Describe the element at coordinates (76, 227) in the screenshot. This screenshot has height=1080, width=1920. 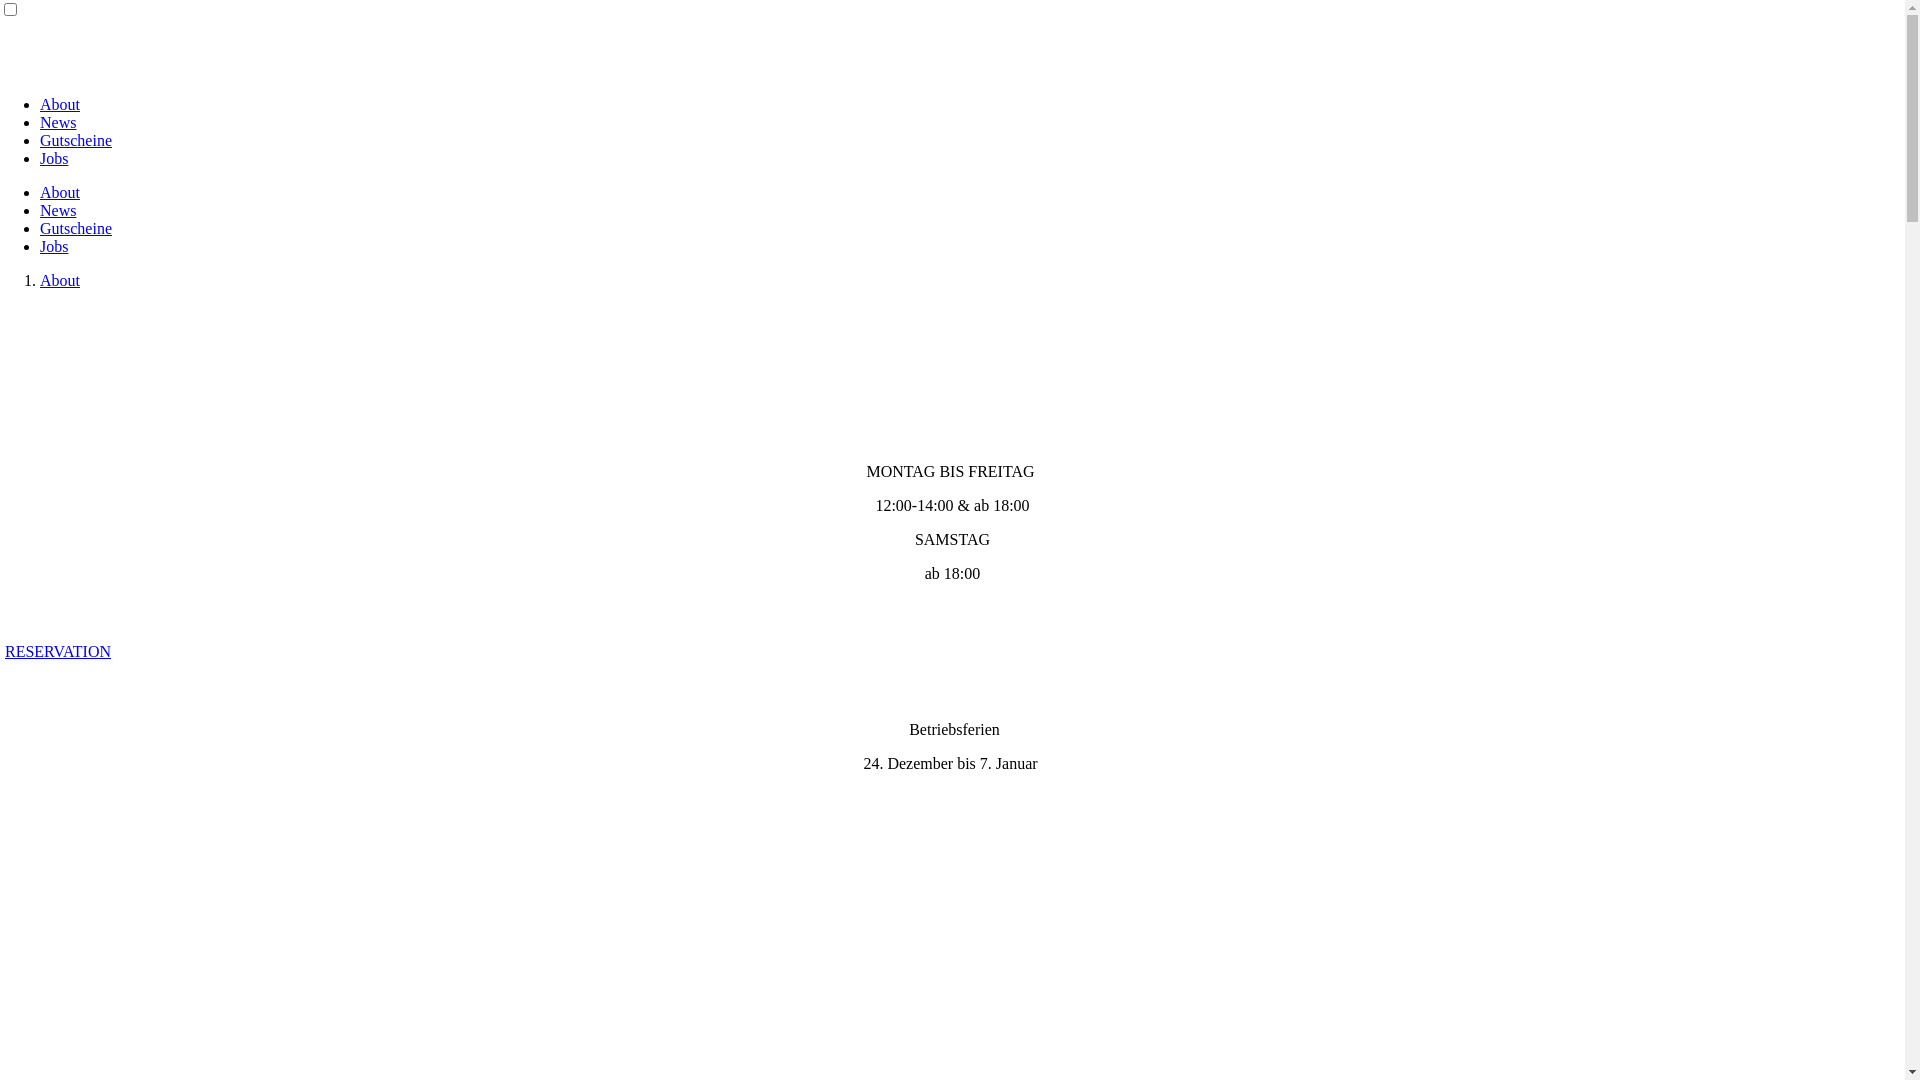
I see `'Gutscheine'` at that location.